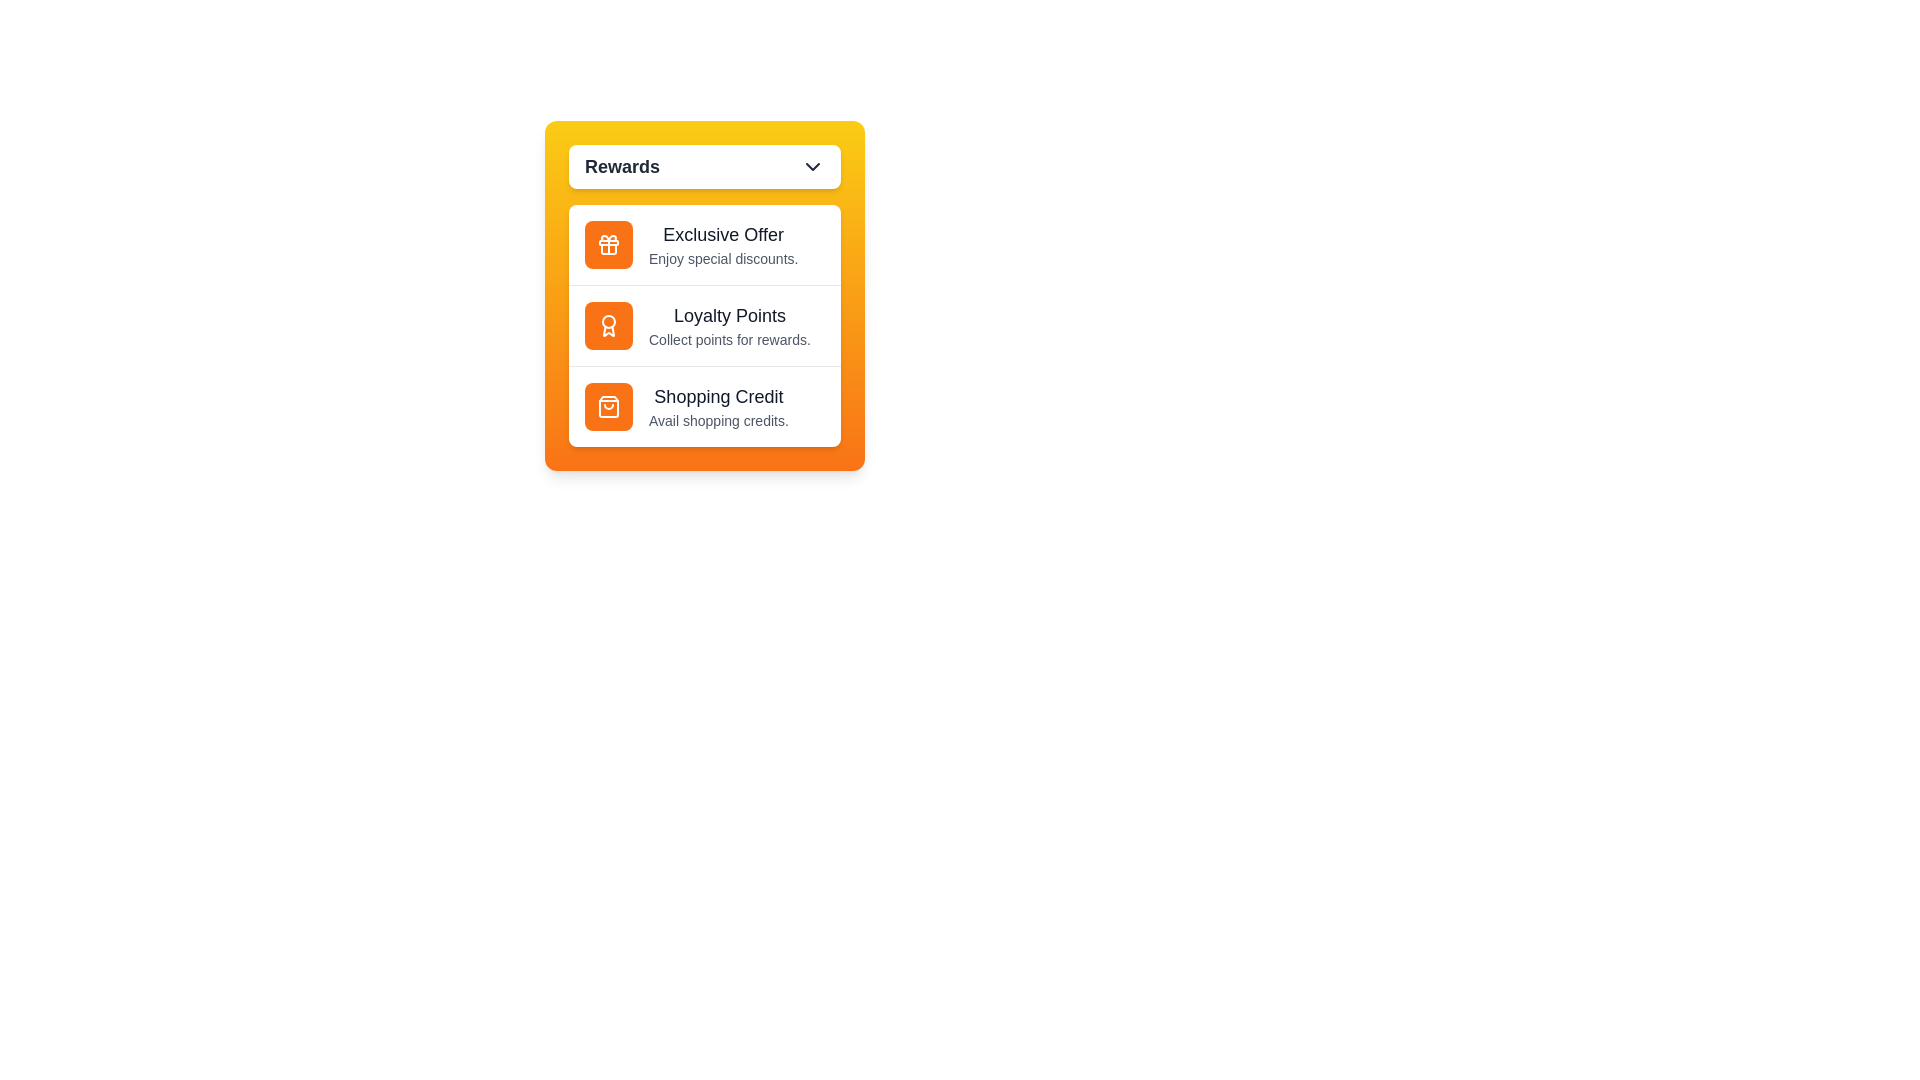 The height and width of the screenshot is (1080, 1920). What do you see at coordinates (705, 165) in the screenshot?
I see `the 'Rewards' dropdown button located at the top section of the card` at bounding box center [705, 165].